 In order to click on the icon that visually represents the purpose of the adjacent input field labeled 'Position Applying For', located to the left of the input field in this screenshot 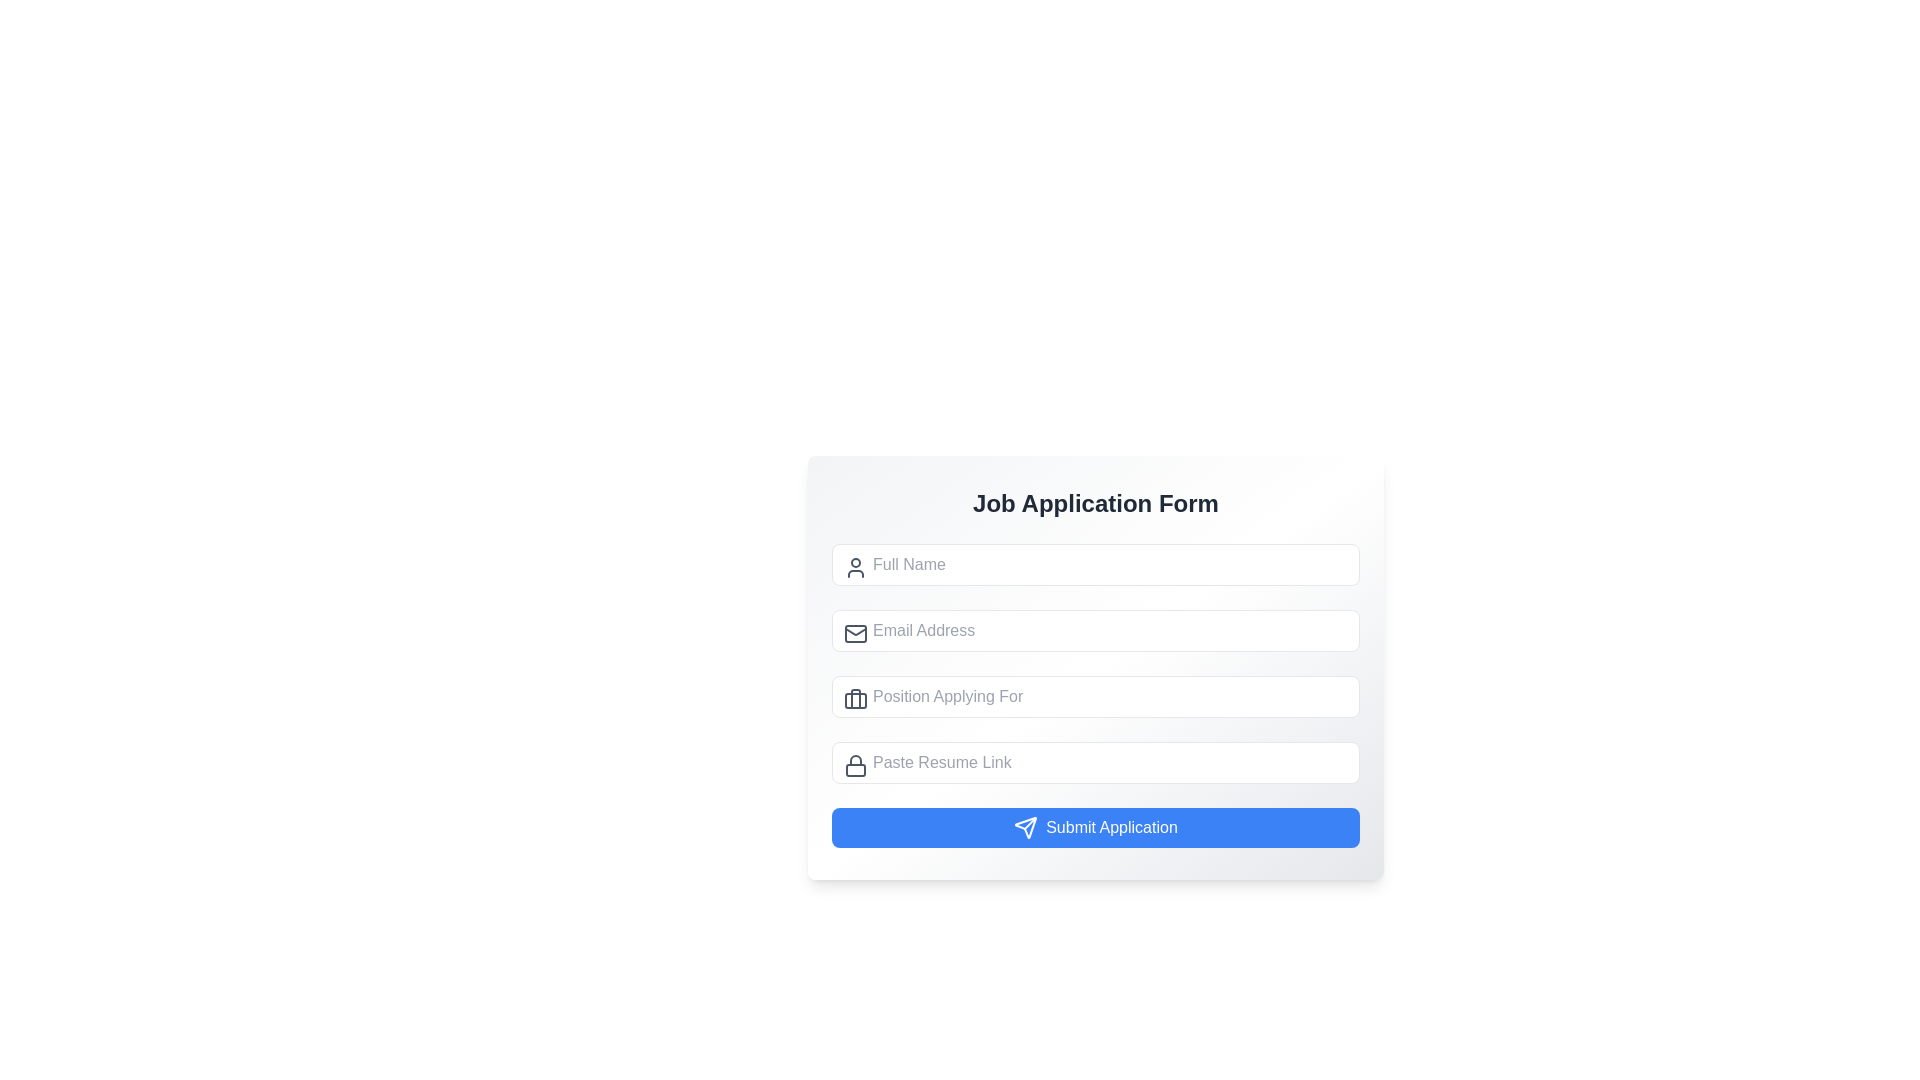, I will do `click(855, 698)`.